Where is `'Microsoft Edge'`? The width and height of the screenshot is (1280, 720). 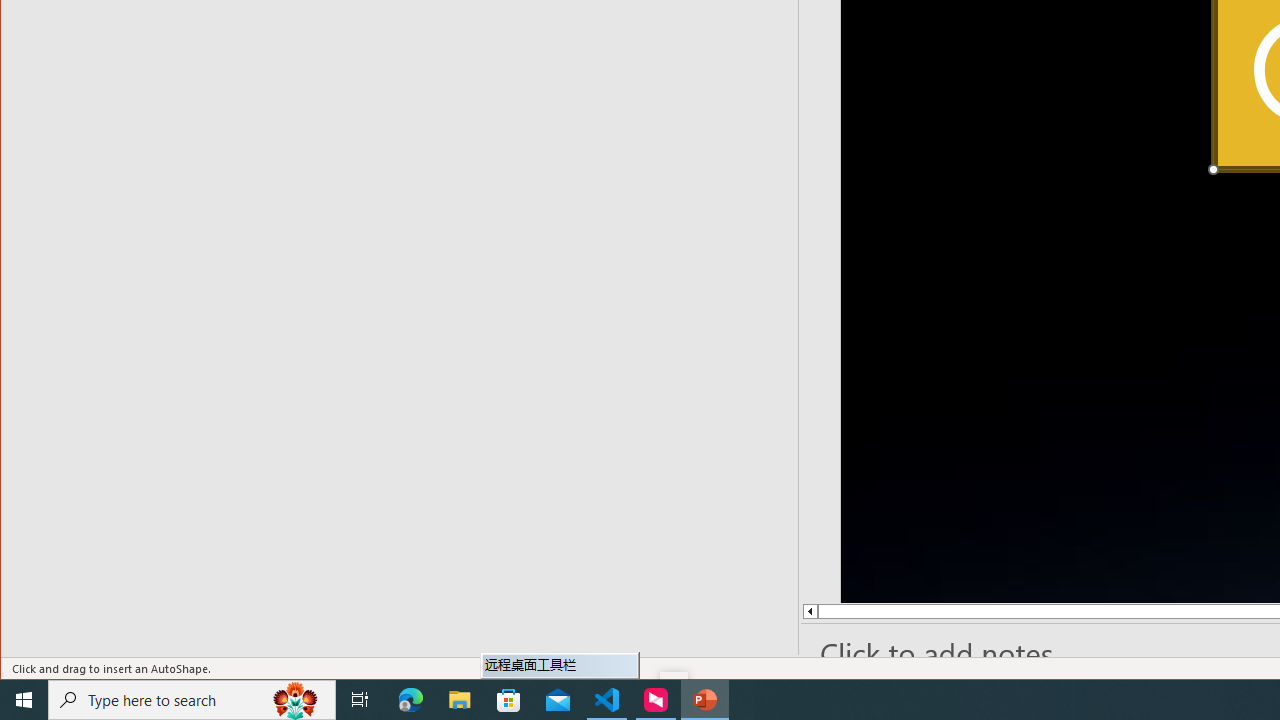
'Microsoft Edge' is located at coordinates (410, 698).